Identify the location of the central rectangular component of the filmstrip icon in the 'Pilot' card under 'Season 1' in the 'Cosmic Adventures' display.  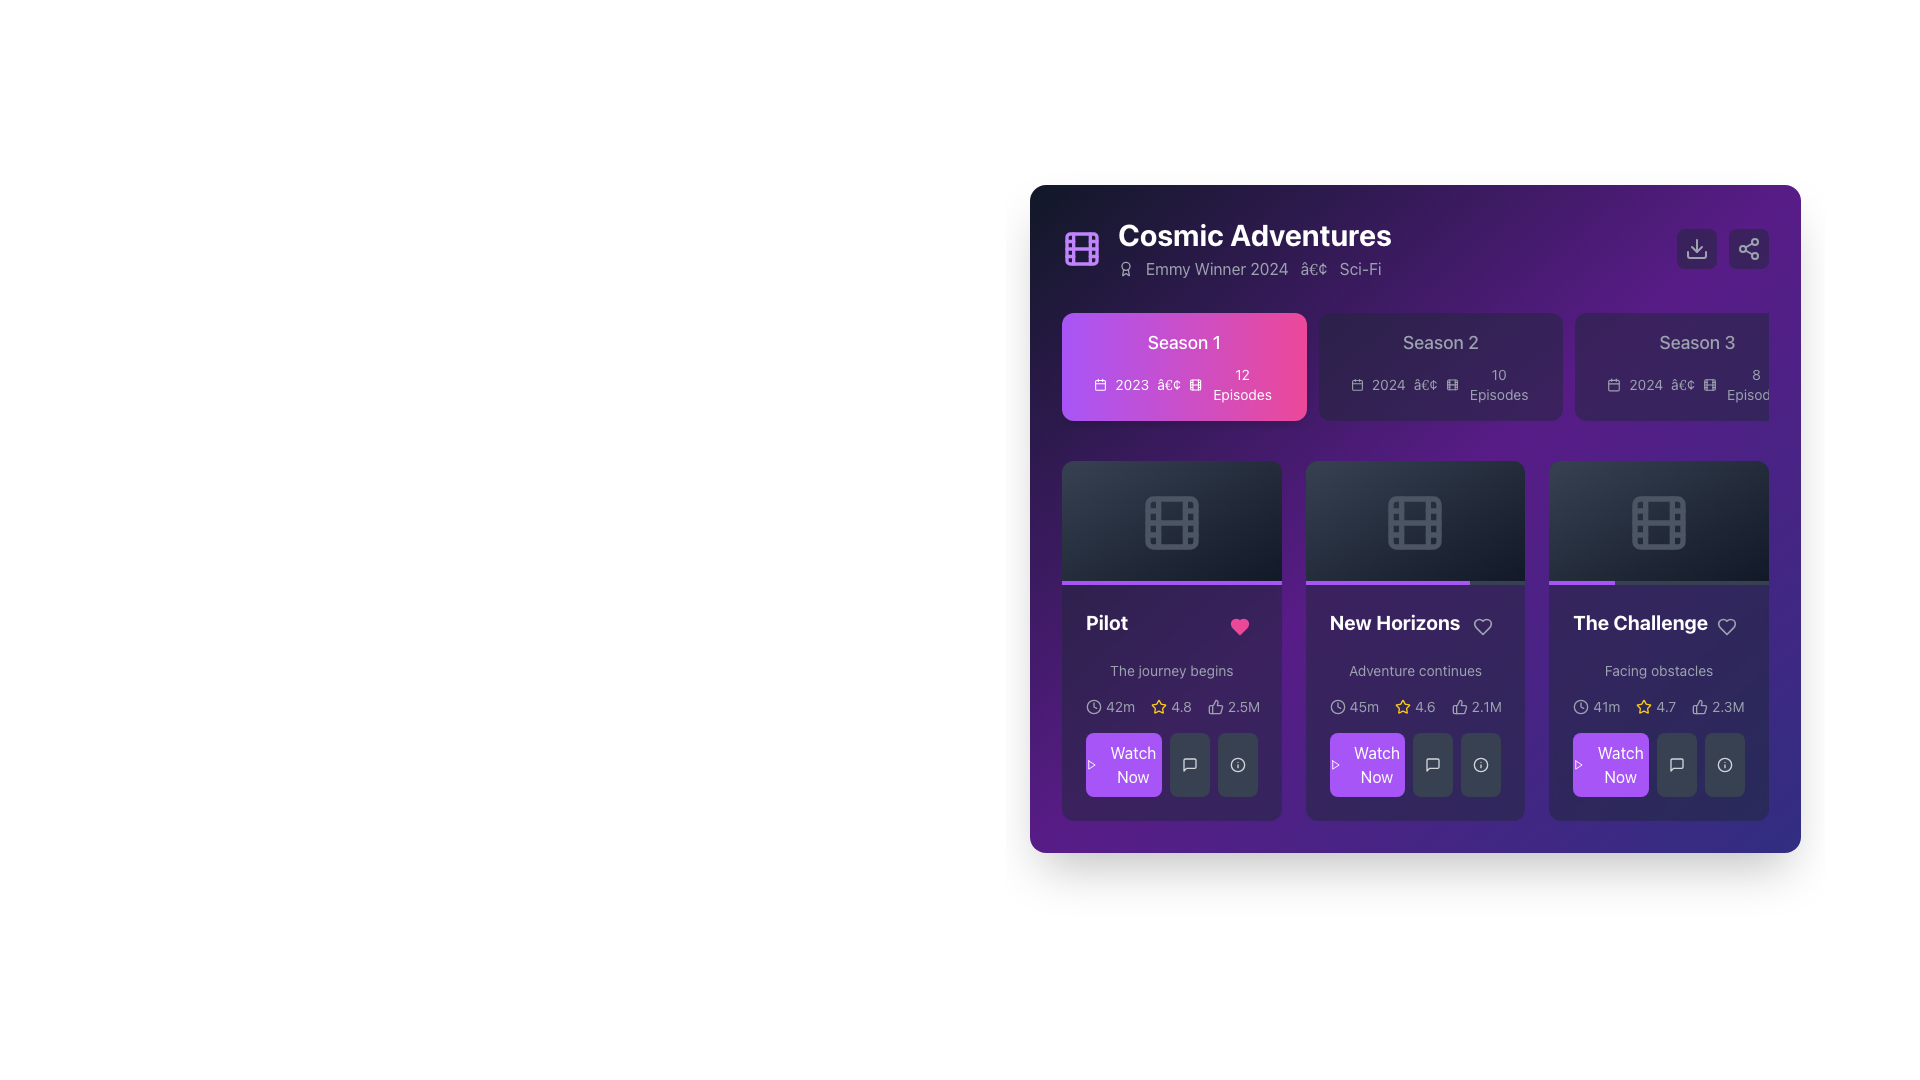
(1171, 521).